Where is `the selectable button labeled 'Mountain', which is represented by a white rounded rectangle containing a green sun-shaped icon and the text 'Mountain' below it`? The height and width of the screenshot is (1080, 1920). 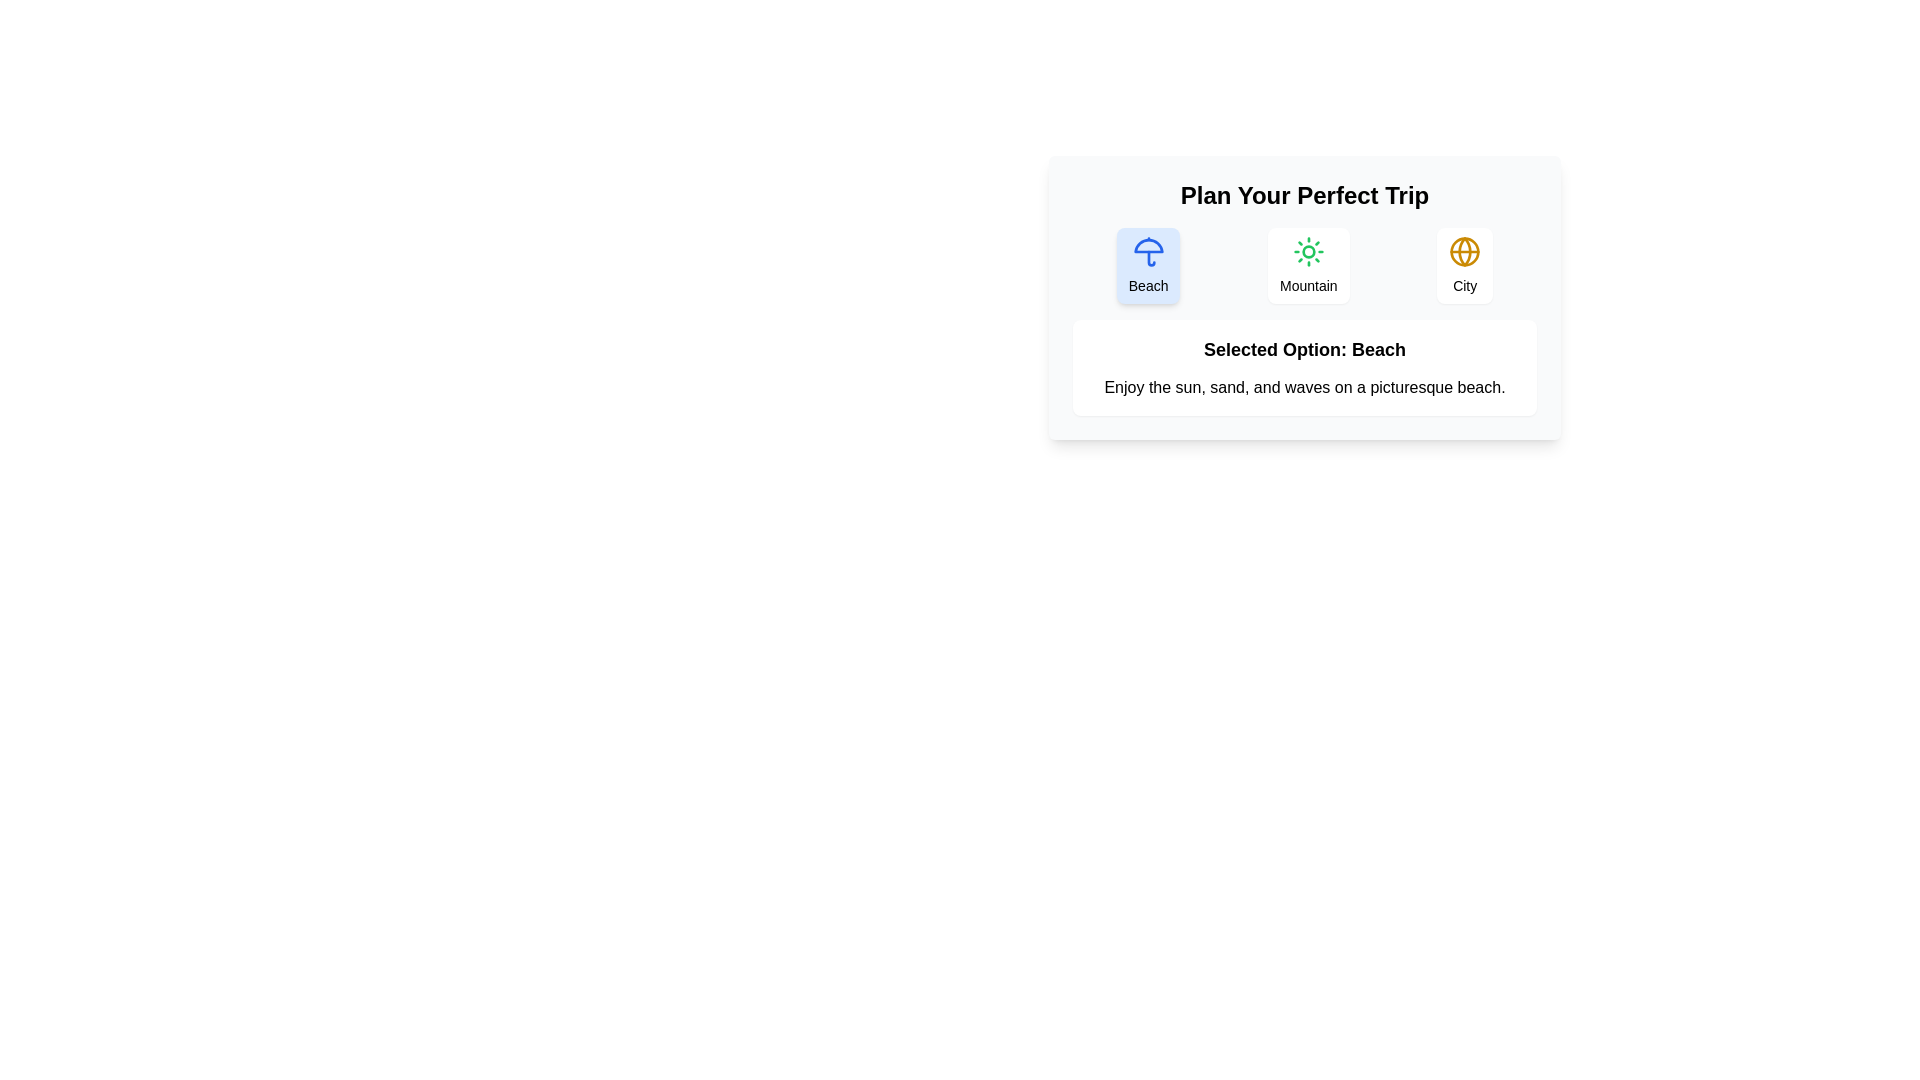
the selectable button labeled 'Mountain', which is represented by a white rounded rectangle containing a green sun-shaped icon and the text 'Mountain' below it is located at coordinates (1308, 265).